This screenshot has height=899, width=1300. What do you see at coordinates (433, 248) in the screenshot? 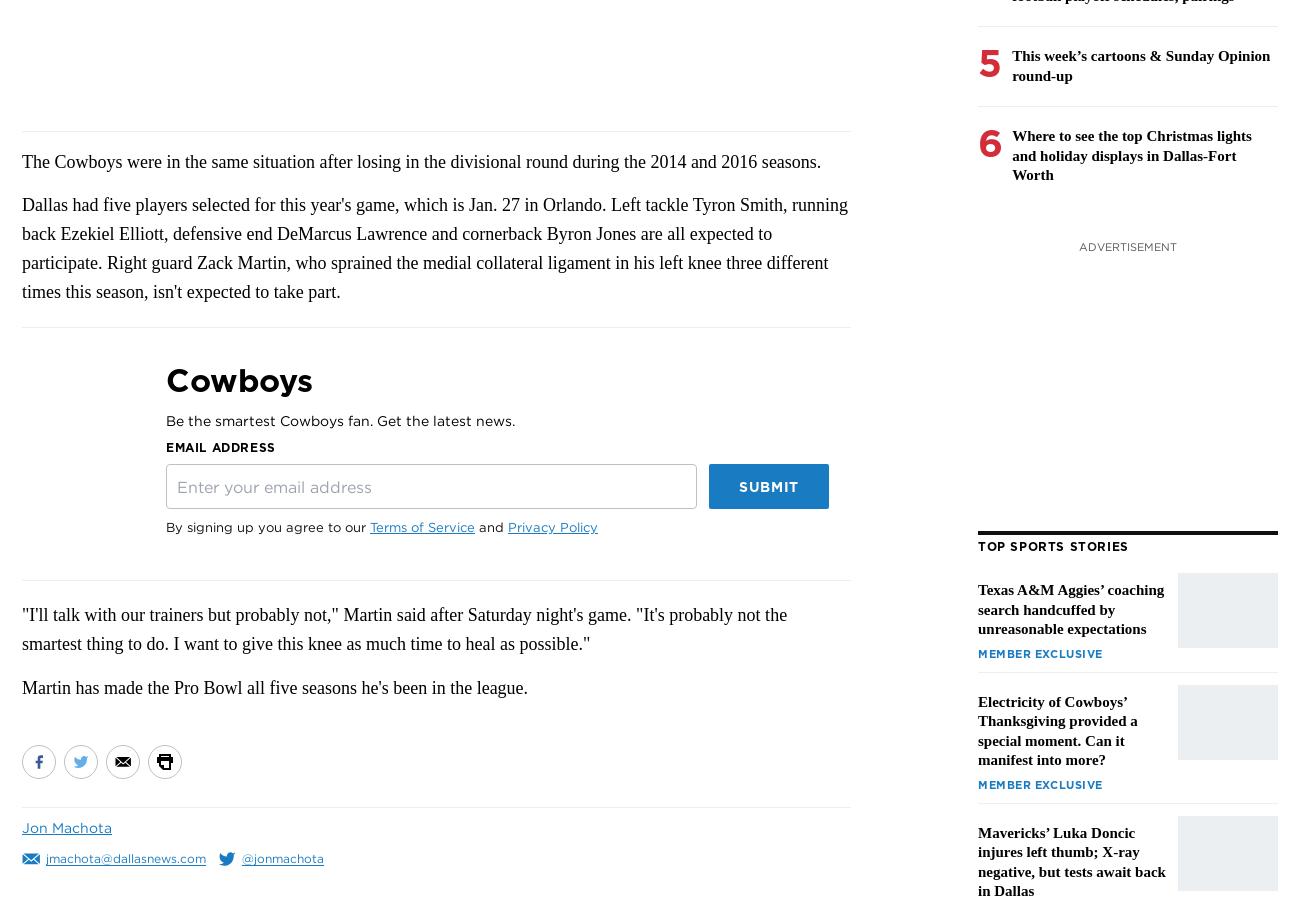
I see `'Dallas had five players selected for this year's game, which is Jan. 27 in Orlando. Left tackle Tyron Smith, running back Ezekiel Elliott, defensive end DeMarcus Lawrence and cornerback Byron Jones are all expected to participate. Right guard Zack Martin, who sprained the medial collateral ligament in his left knee three different times this season, isn't expected to take part.'` at bounding box center [433, 248].